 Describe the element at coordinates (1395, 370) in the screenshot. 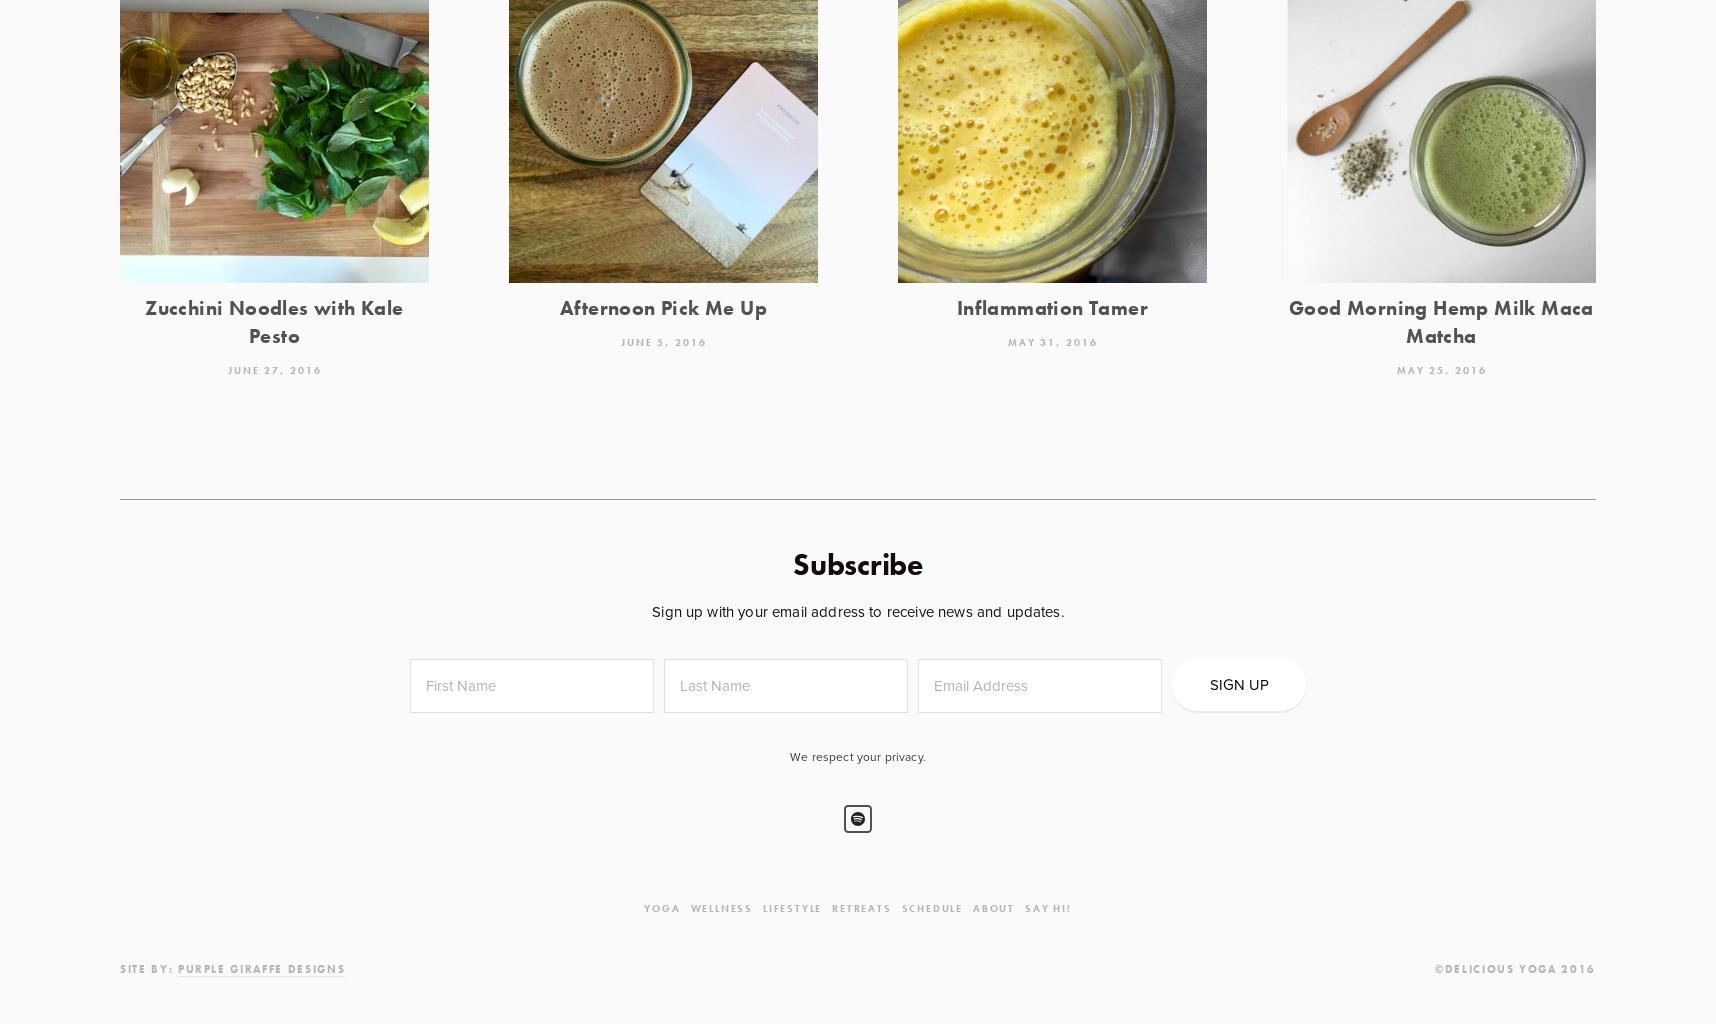

I see `'May 25, 2016'` at that location.